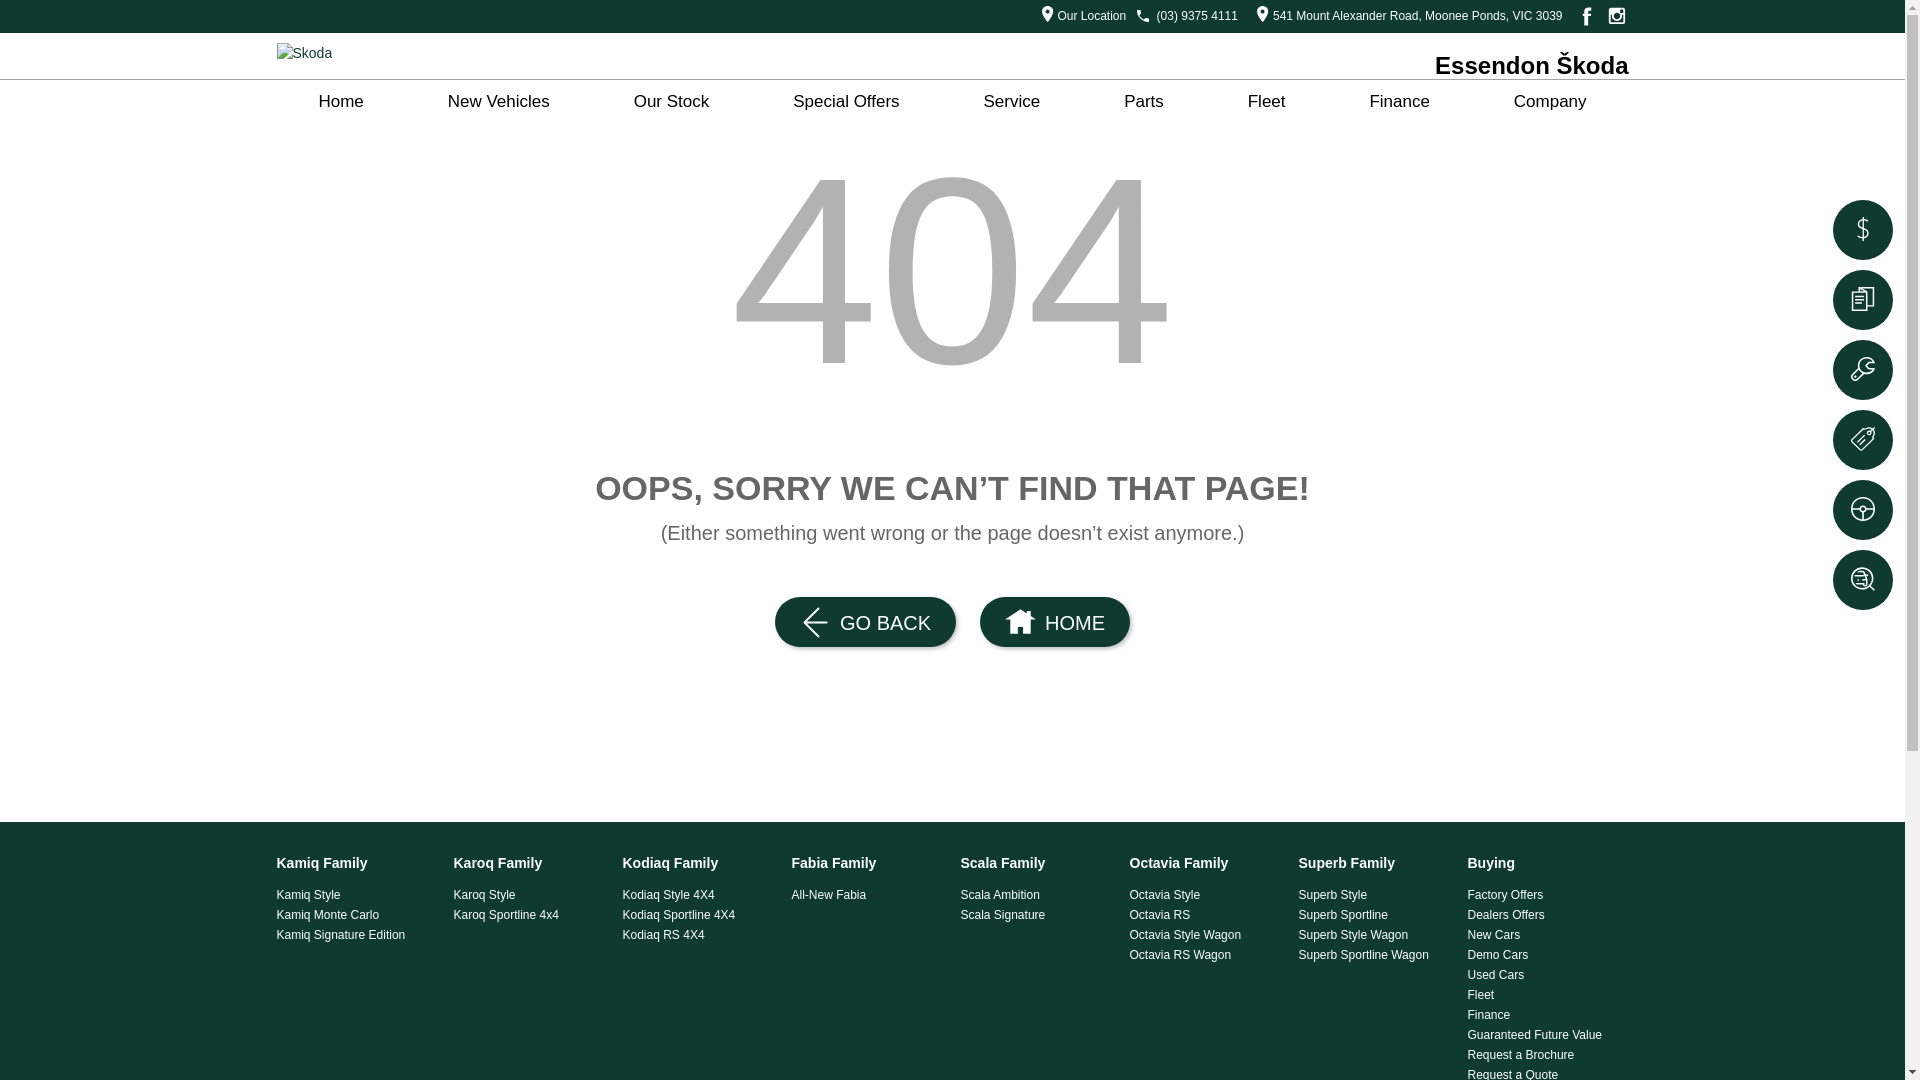 The image size is (1920, 1080). What do you see at coordinates (453, 893) in the screenshot?
I see `'Karoq Style'` at bounding box center [453, 893].